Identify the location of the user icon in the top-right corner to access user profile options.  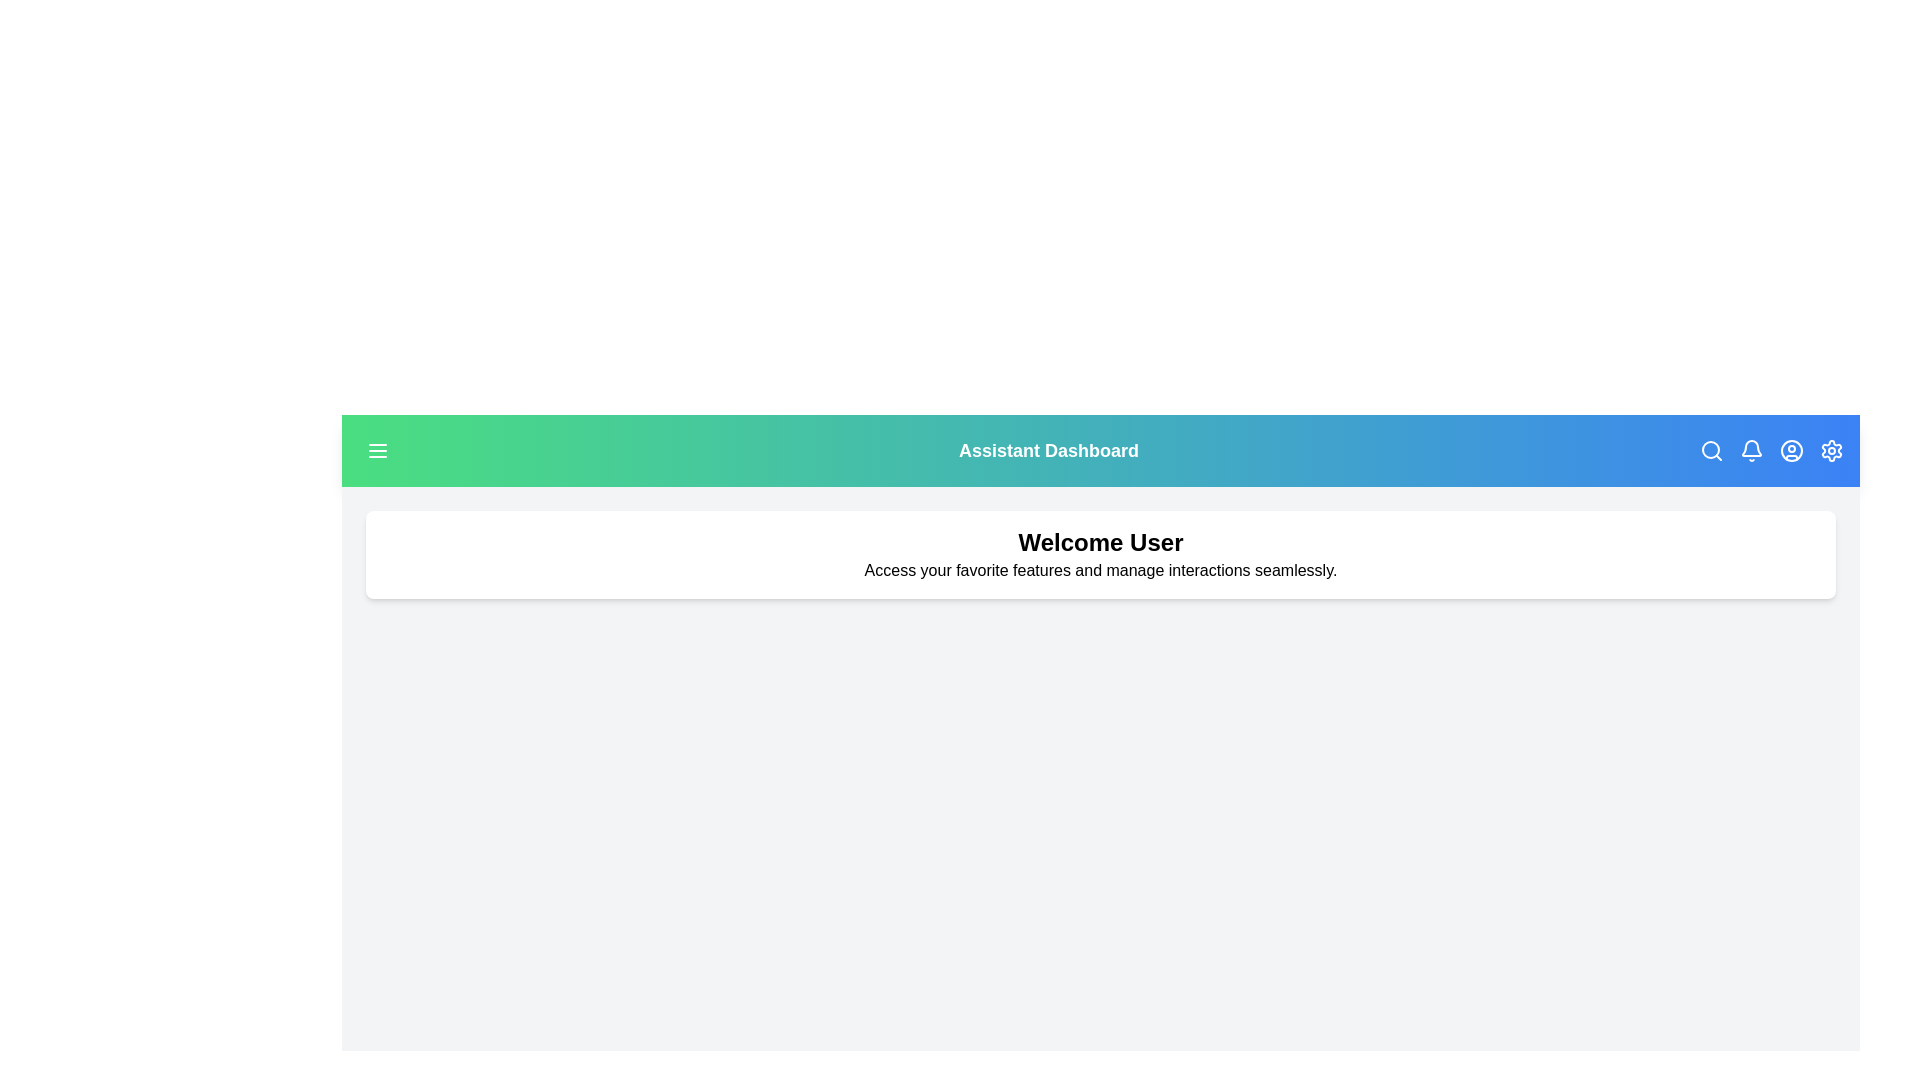
(1791, 451).